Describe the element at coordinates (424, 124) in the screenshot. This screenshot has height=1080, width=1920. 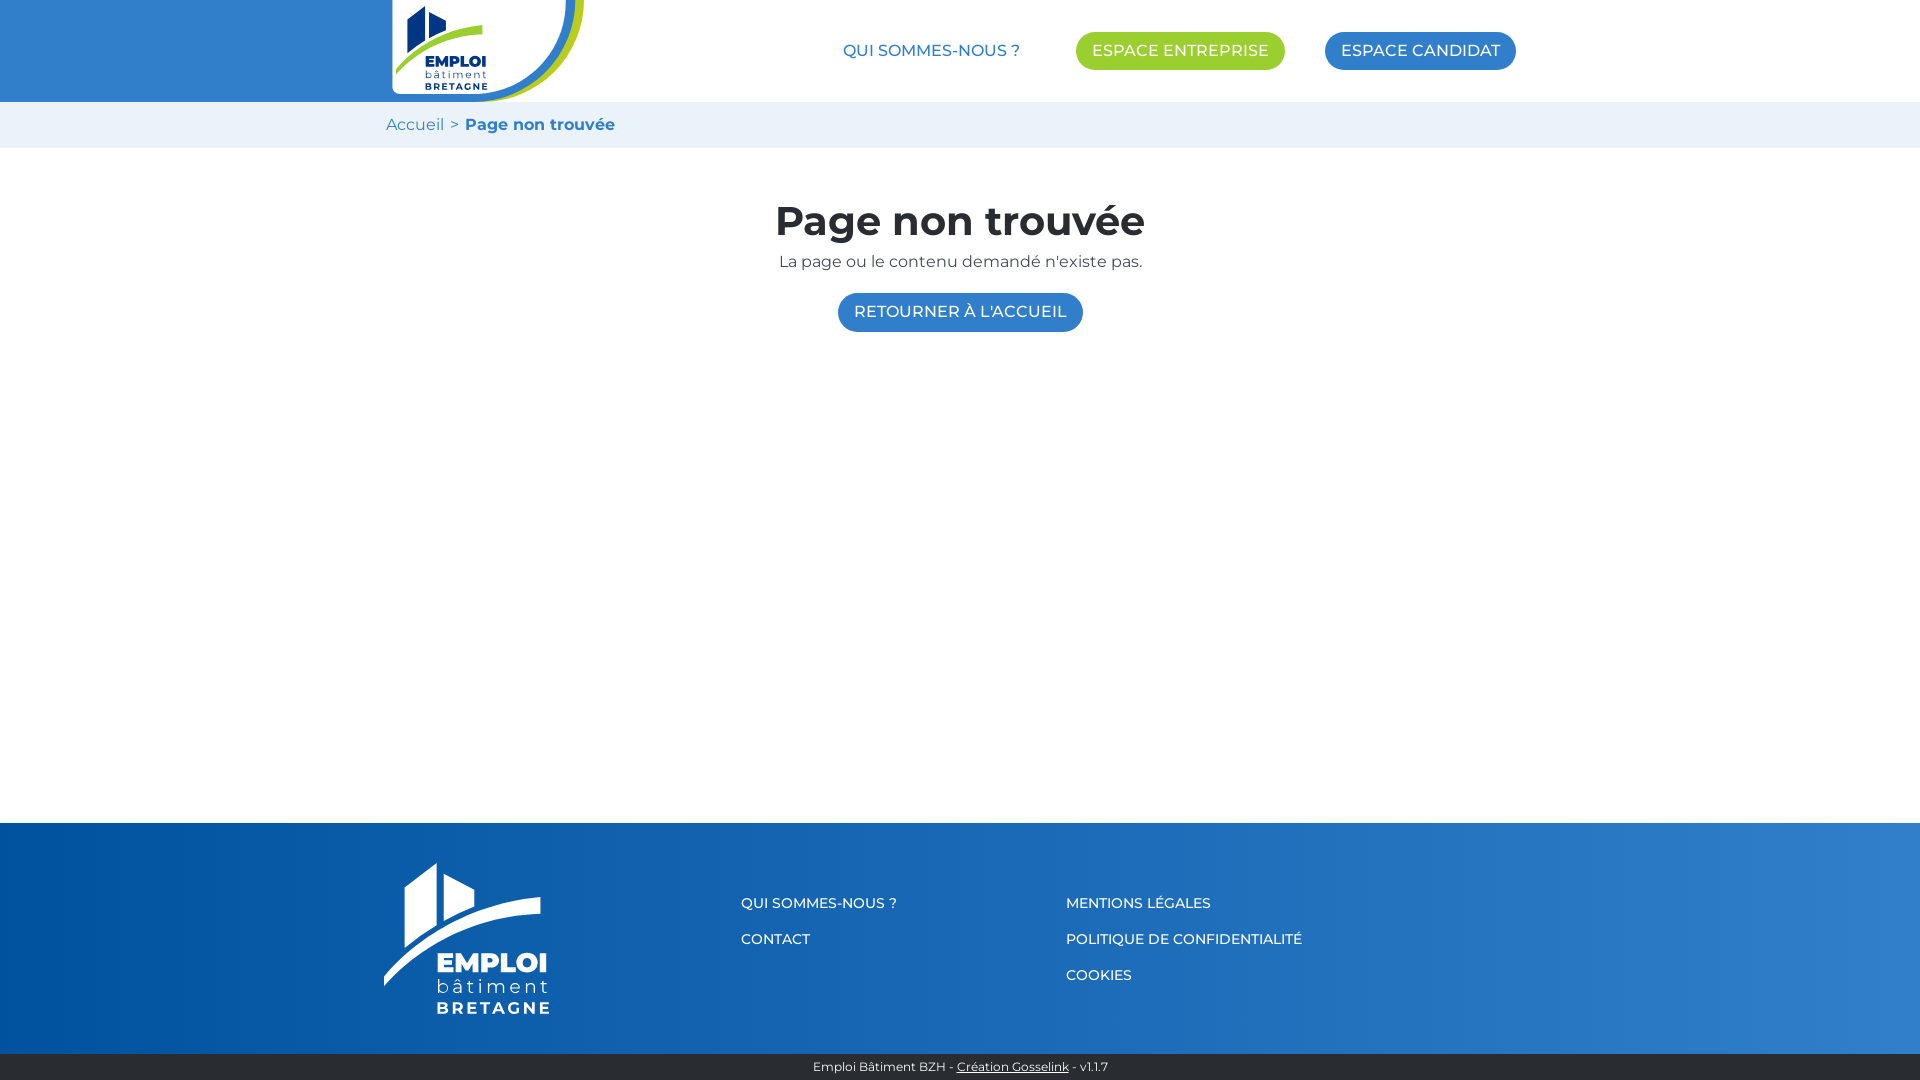
I see `'Accueil'` at that location.